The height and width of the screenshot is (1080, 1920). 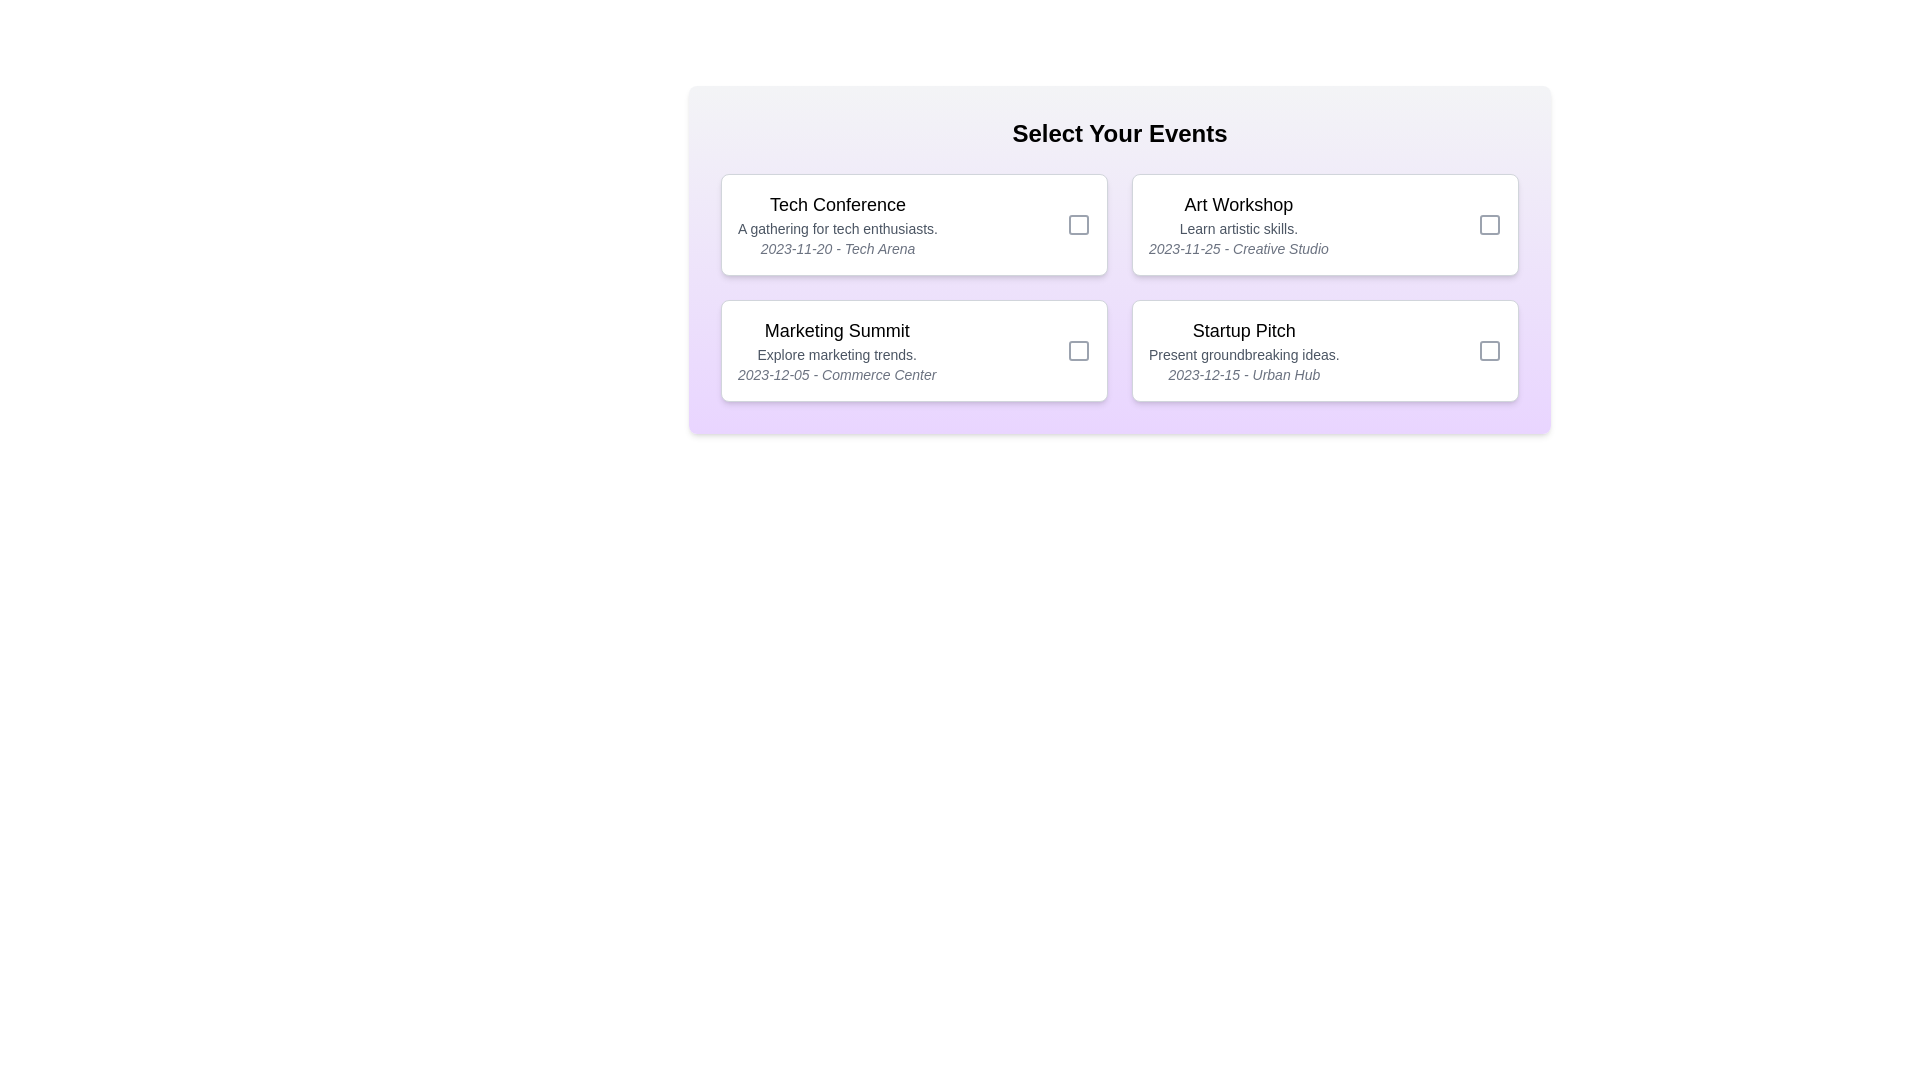 I want to click on the checkbox for the event Art Workshop, so click(x=1489, y=224).